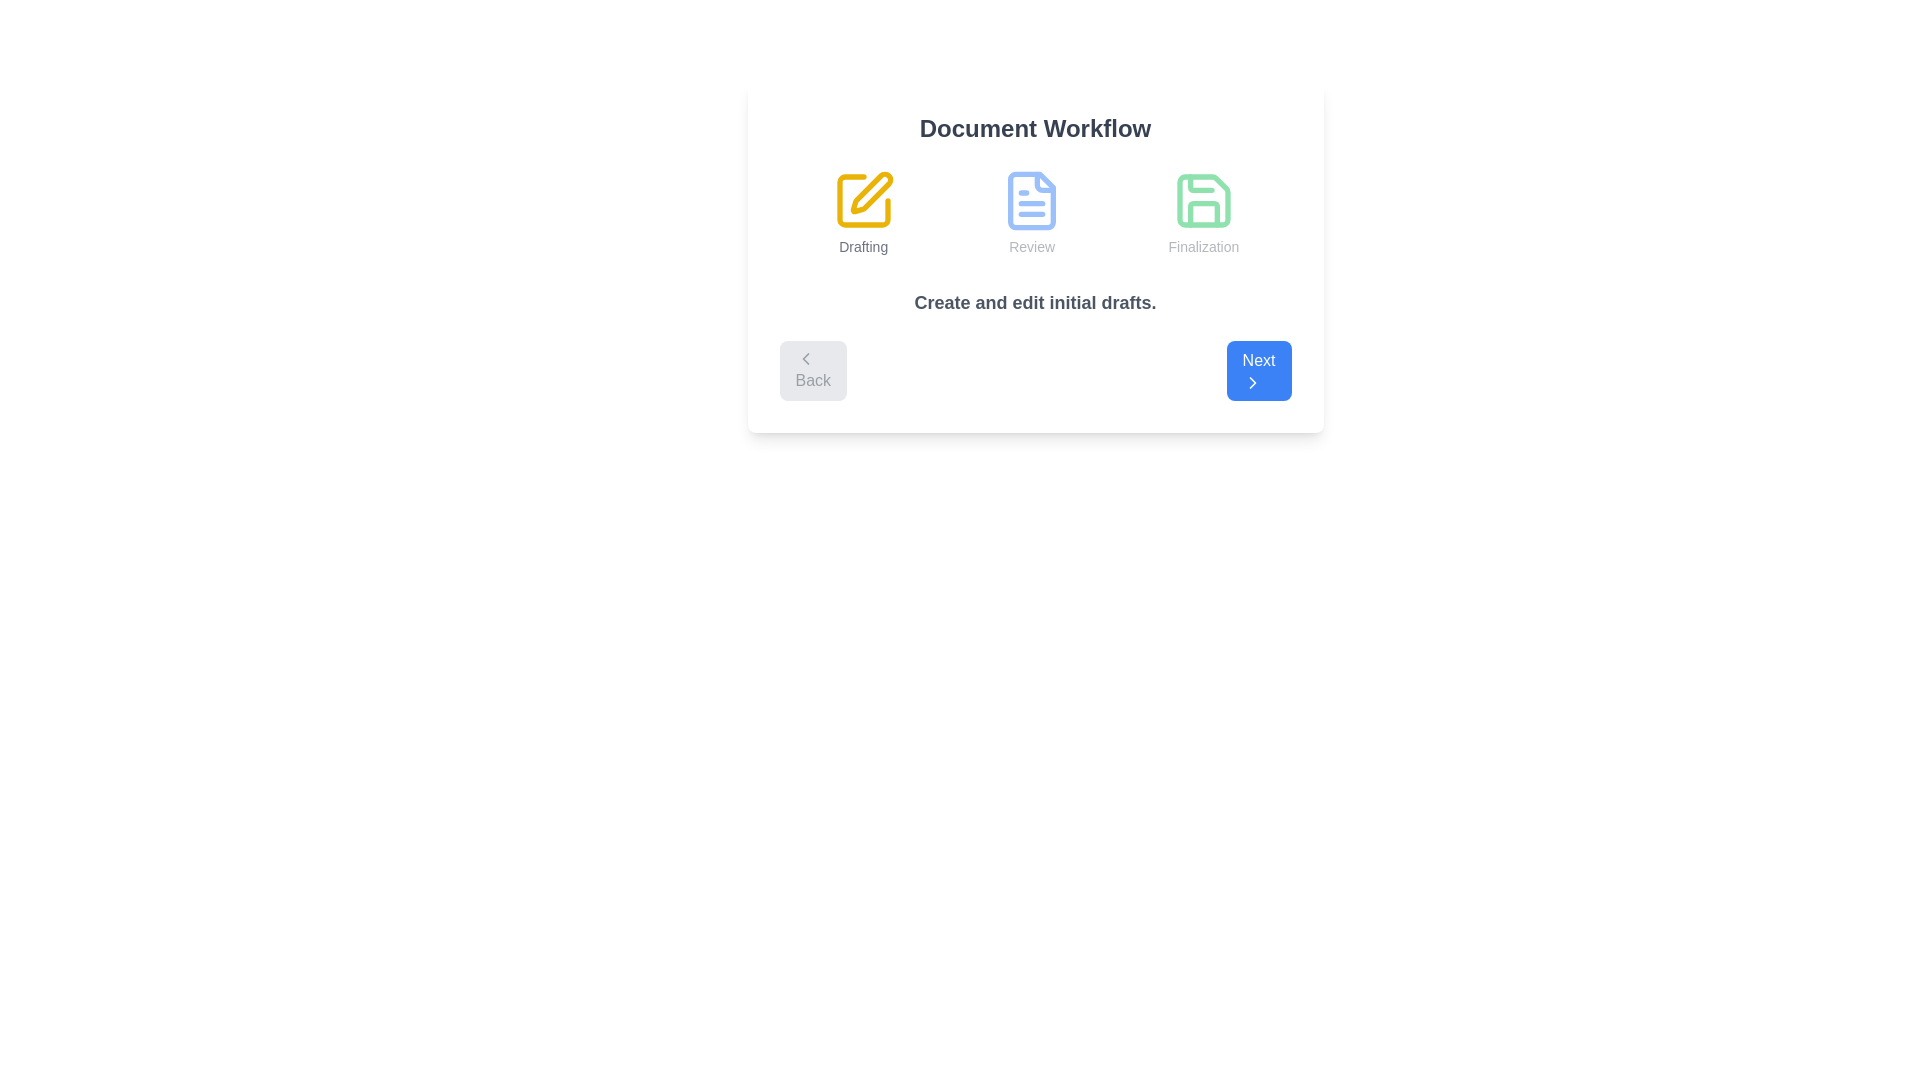 Image resolution: width=1920 pixels, height=1080 pixels. Describe the element at coordinates (1032, 245) in the screenshot. I see `the text label that describes the associated icon, which is located in the middle column of the interface directly under the blue file icon` at that location.